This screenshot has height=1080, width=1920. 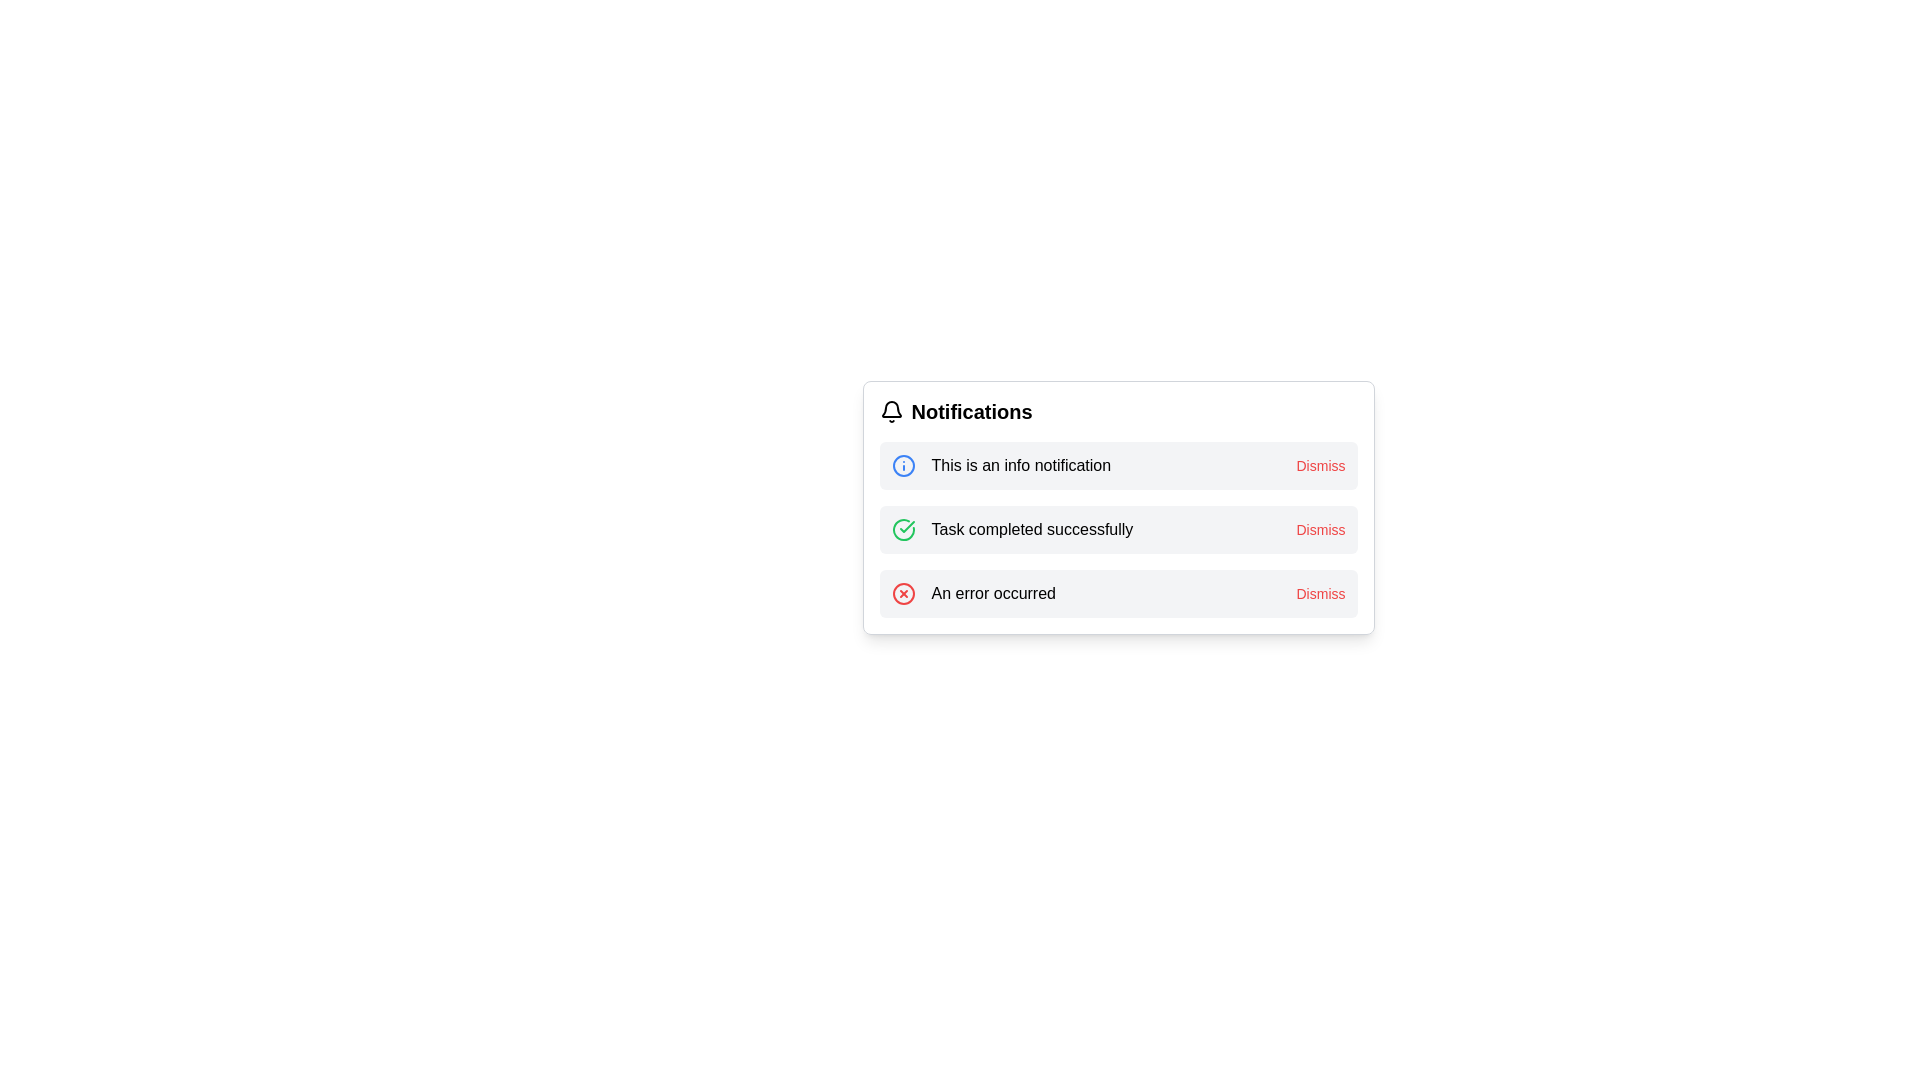 What do you see at coordinates (902, 528) in the screenshot?
I see `the green circular icon with a white checkmark that indicates a completed task, located next to the text 'Task completed successfully'` at bounding box center [902, 528].